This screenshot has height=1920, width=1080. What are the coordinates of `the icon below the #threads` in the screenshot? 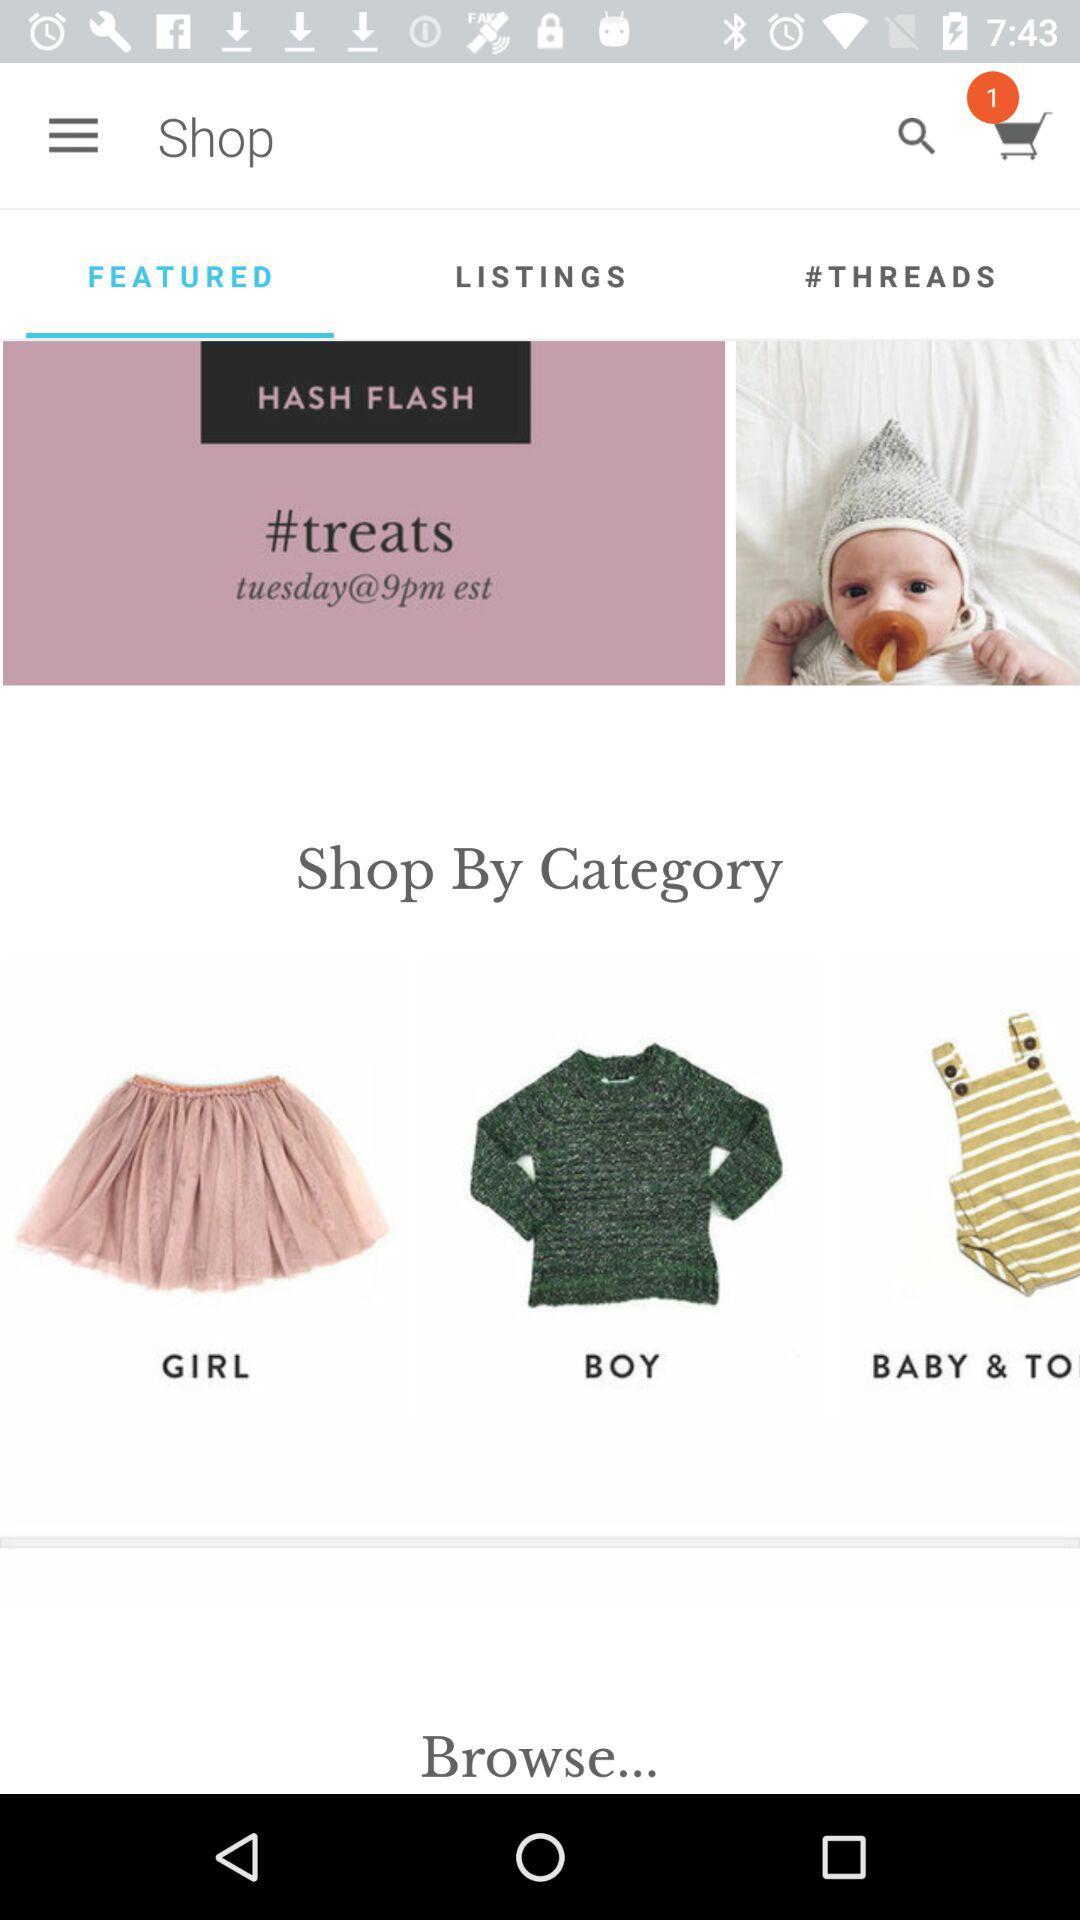 It's located at (907, 513).